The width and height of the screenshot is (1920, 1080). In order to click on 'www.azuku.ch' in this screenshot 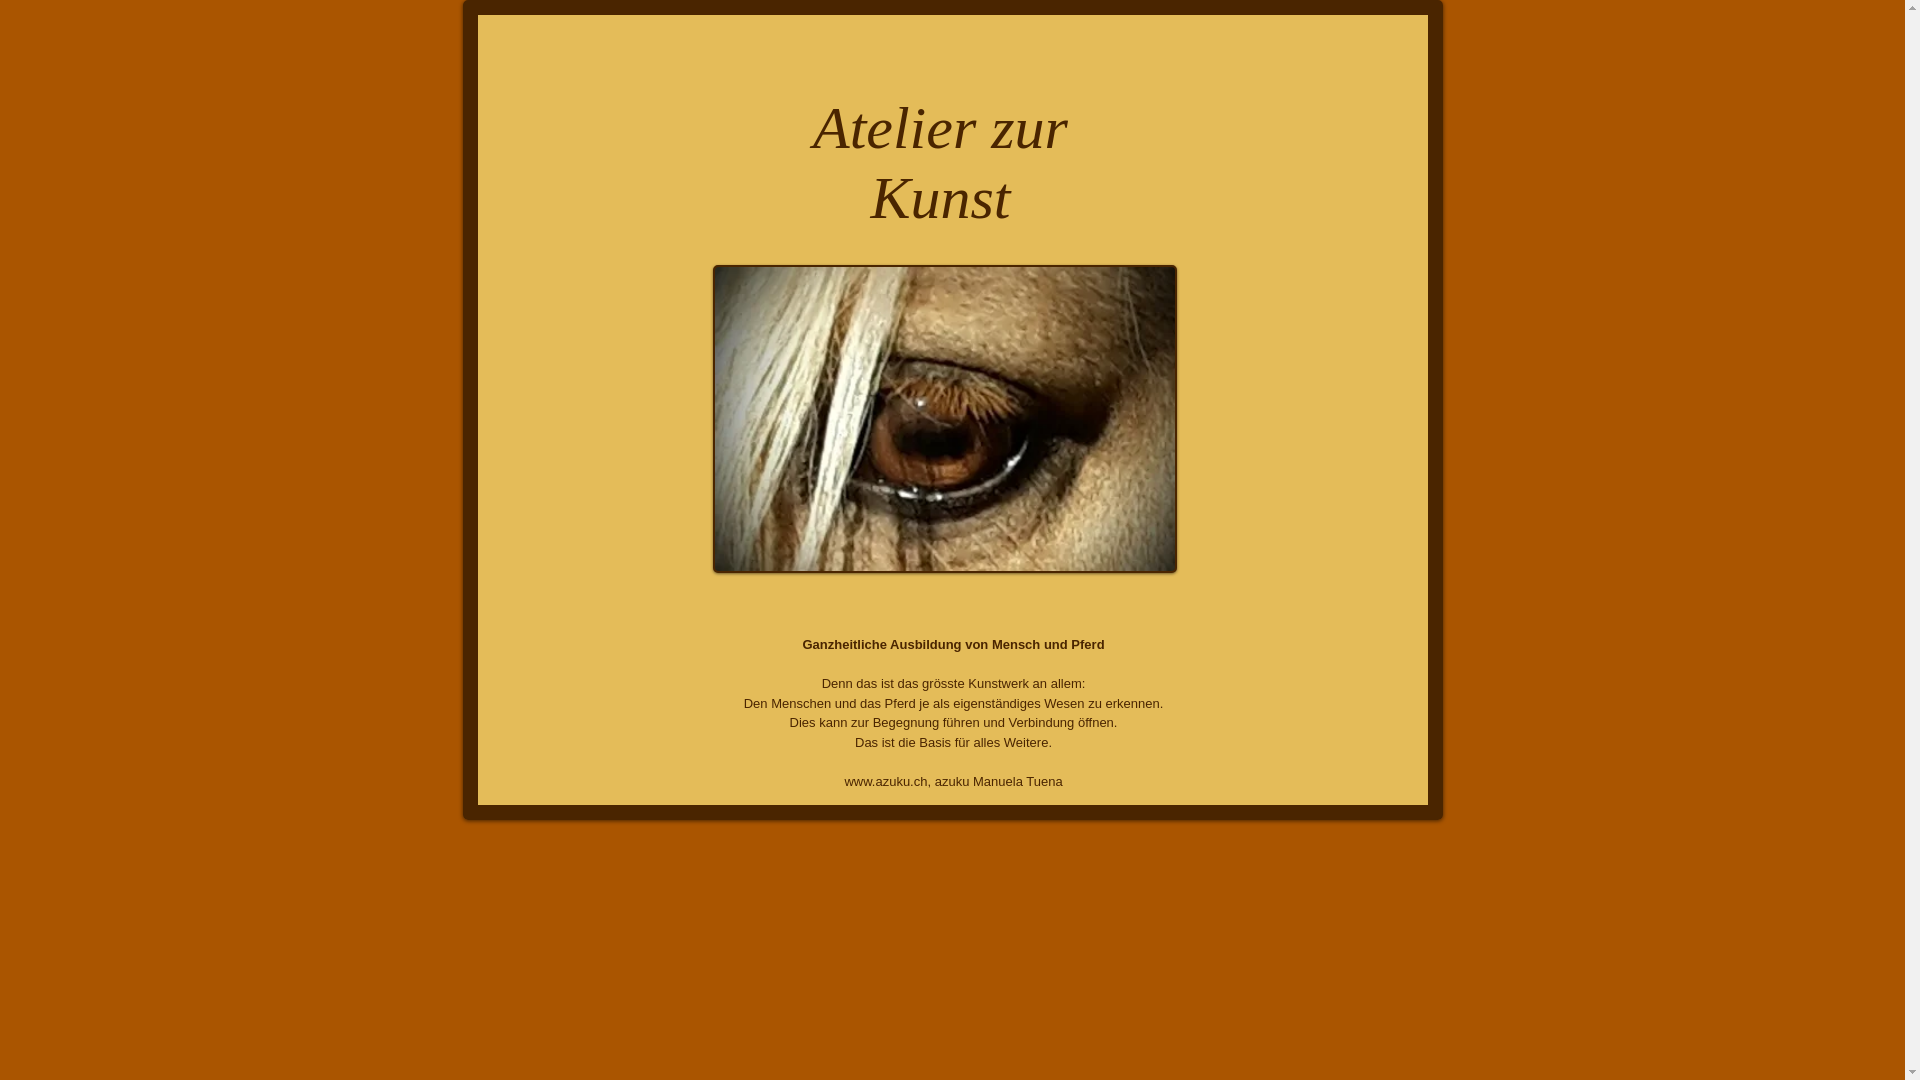, I will do `click(844, 780)`.